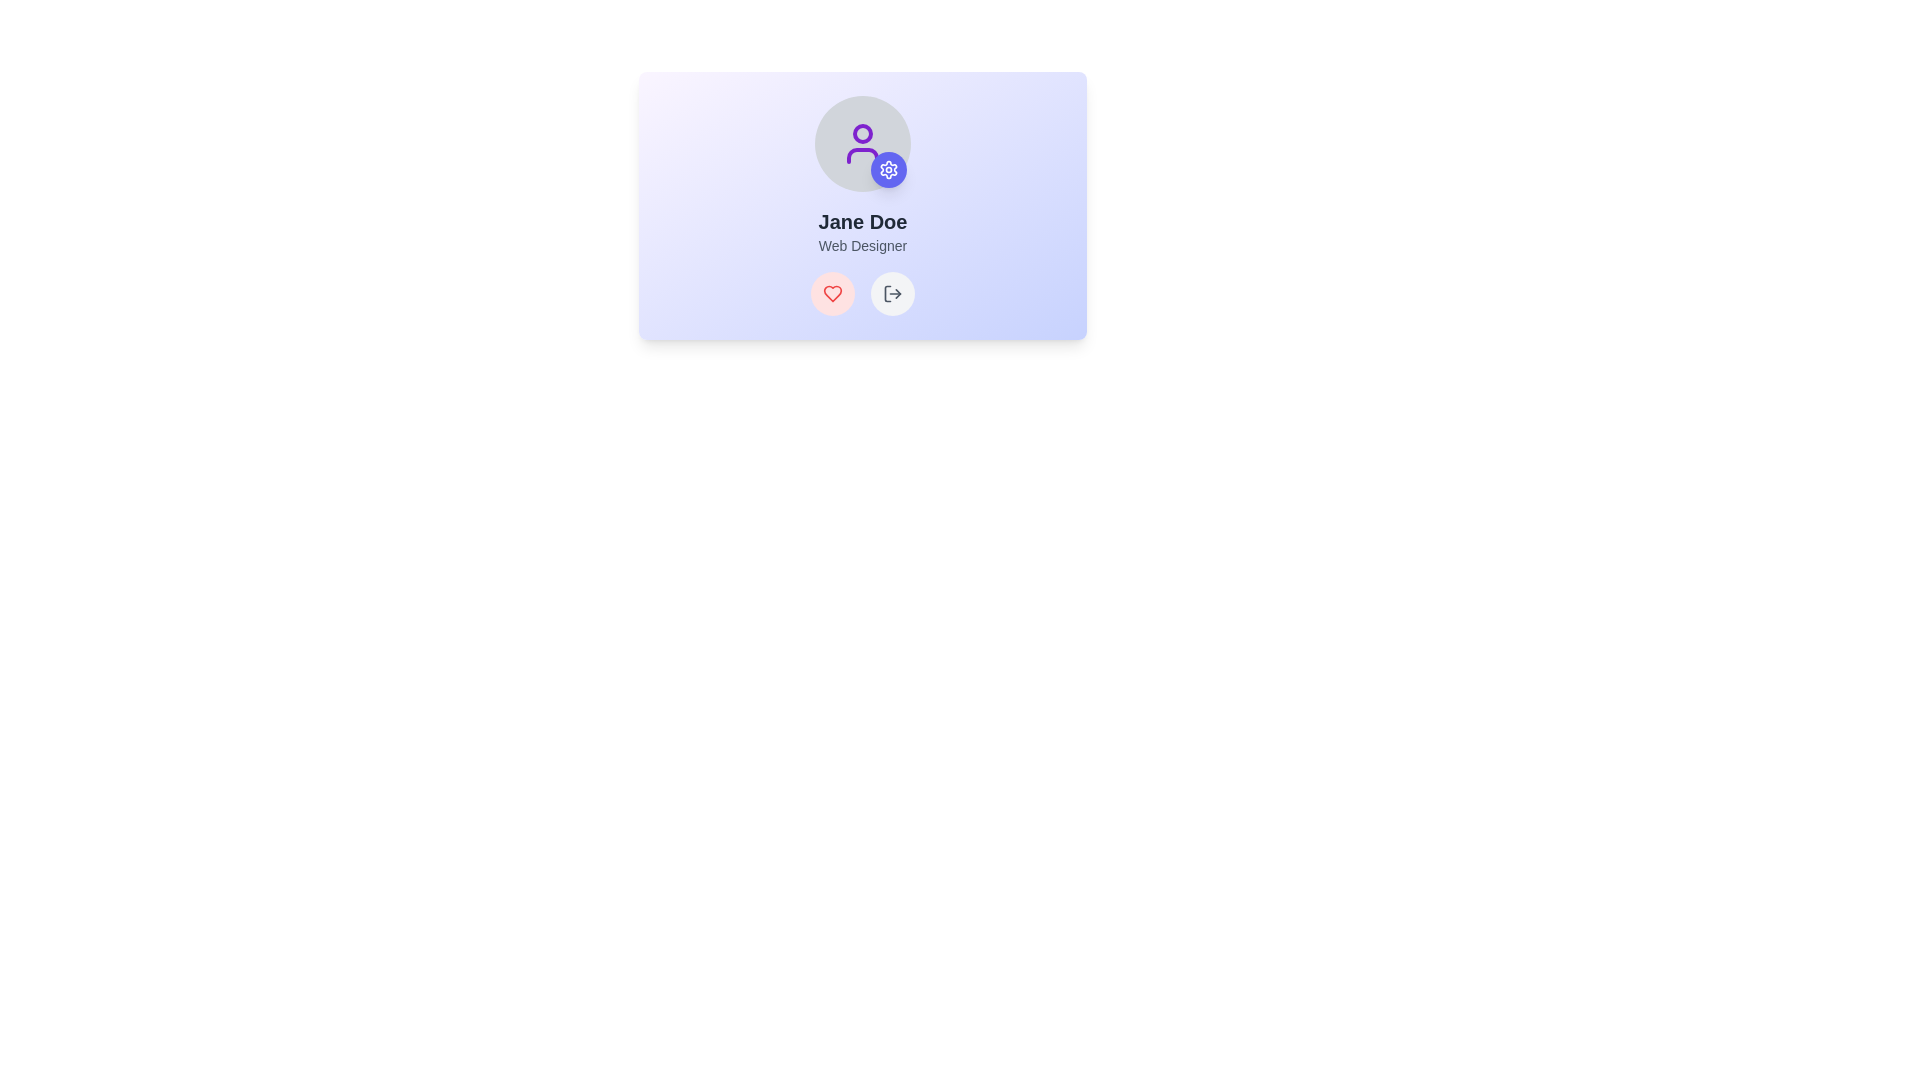 This screenshot has height=1080, width=1920. I want to click on the blue circular badge with a gear icon at the bottom-right of the centered purple user icon, so click(863, 142).